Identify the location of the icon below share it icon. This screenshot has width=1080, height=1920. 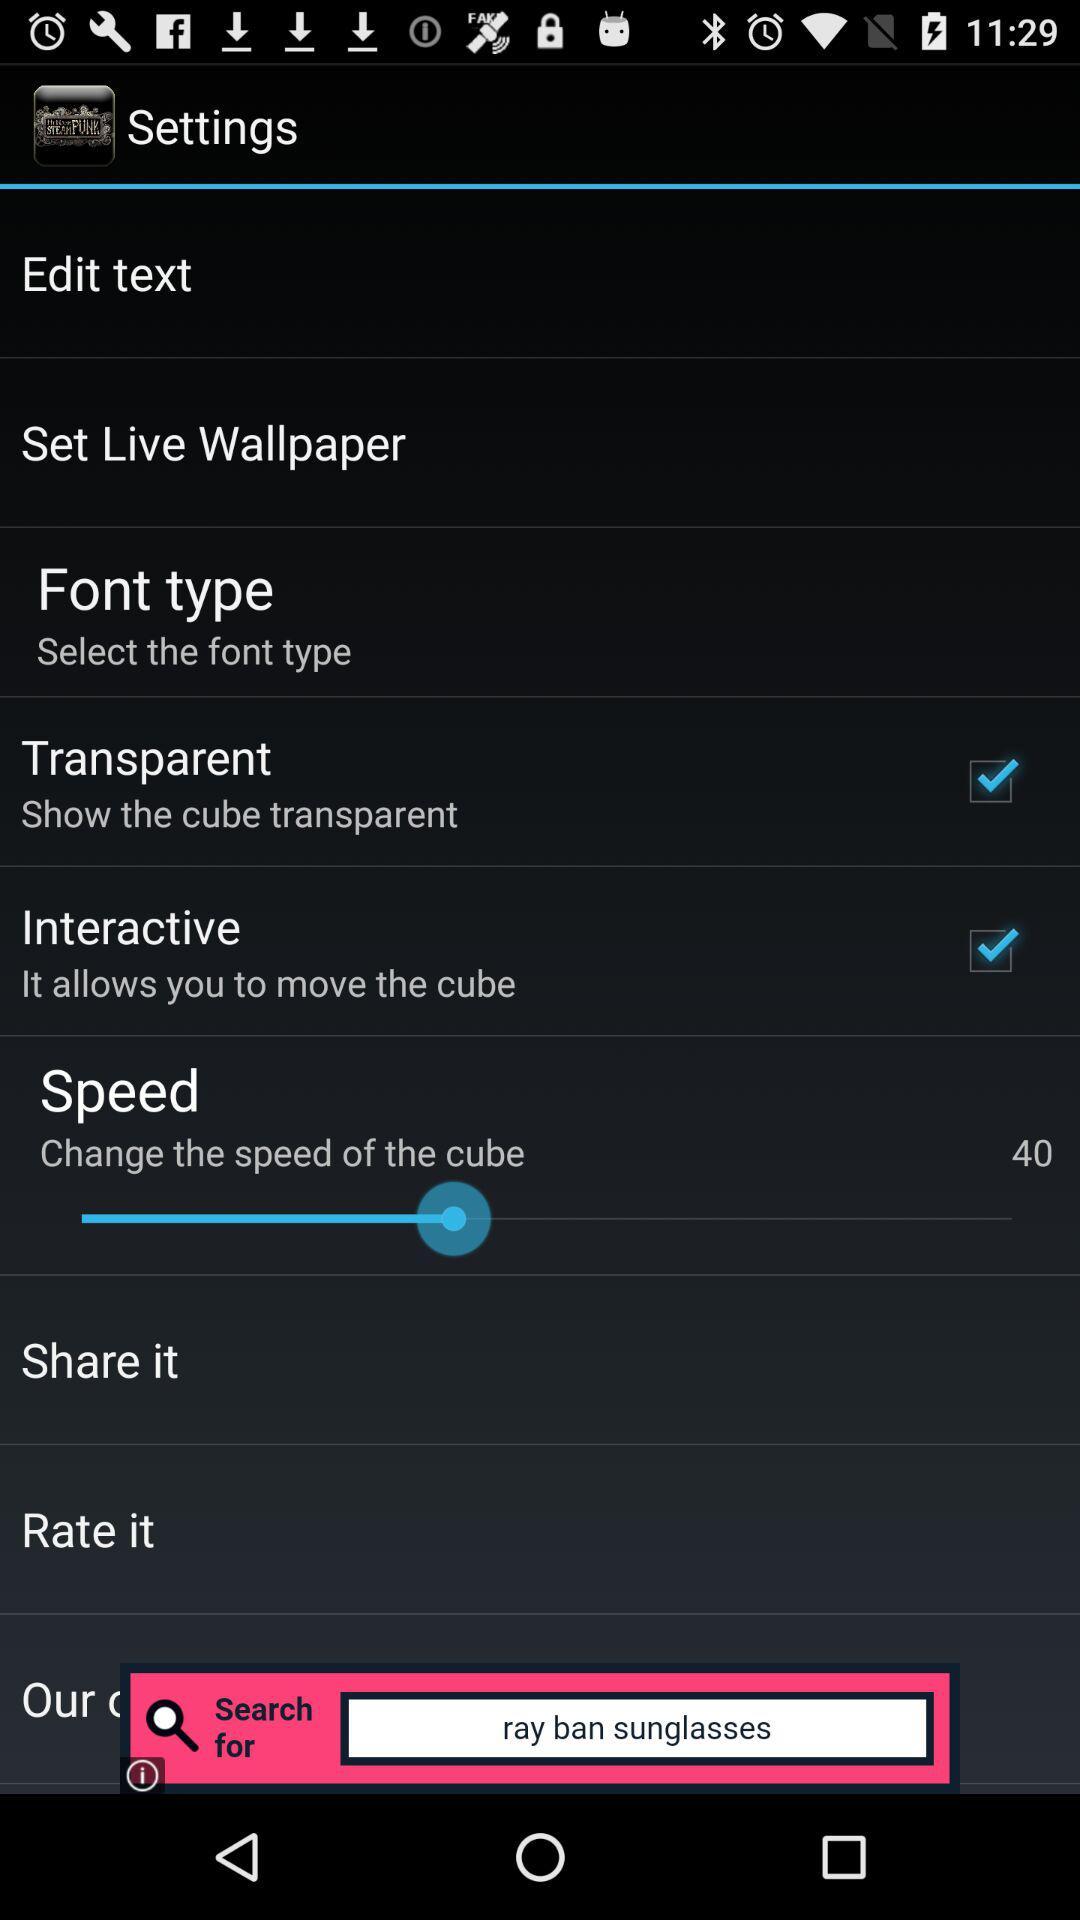
(87, 1527).